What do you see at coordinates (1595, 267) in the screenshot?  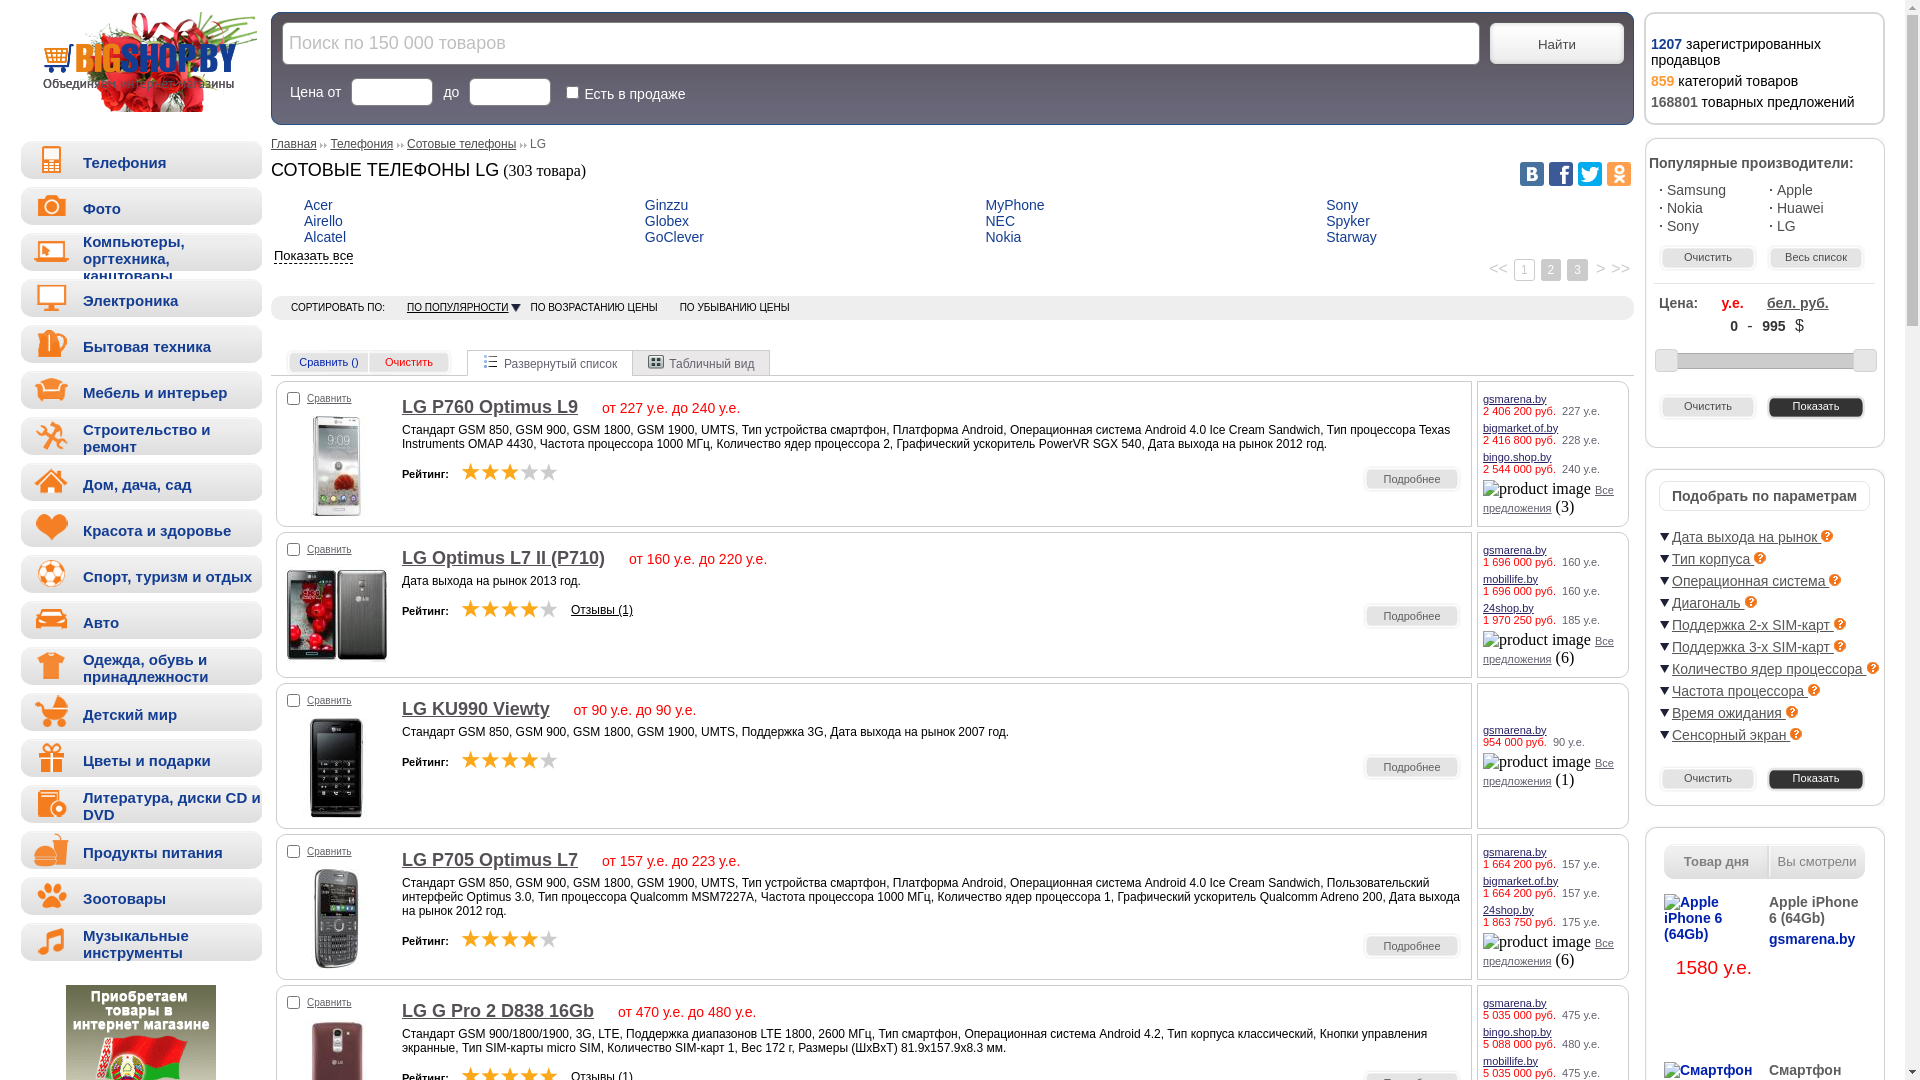 I see `'>'` at bounding box center [1595, 267].